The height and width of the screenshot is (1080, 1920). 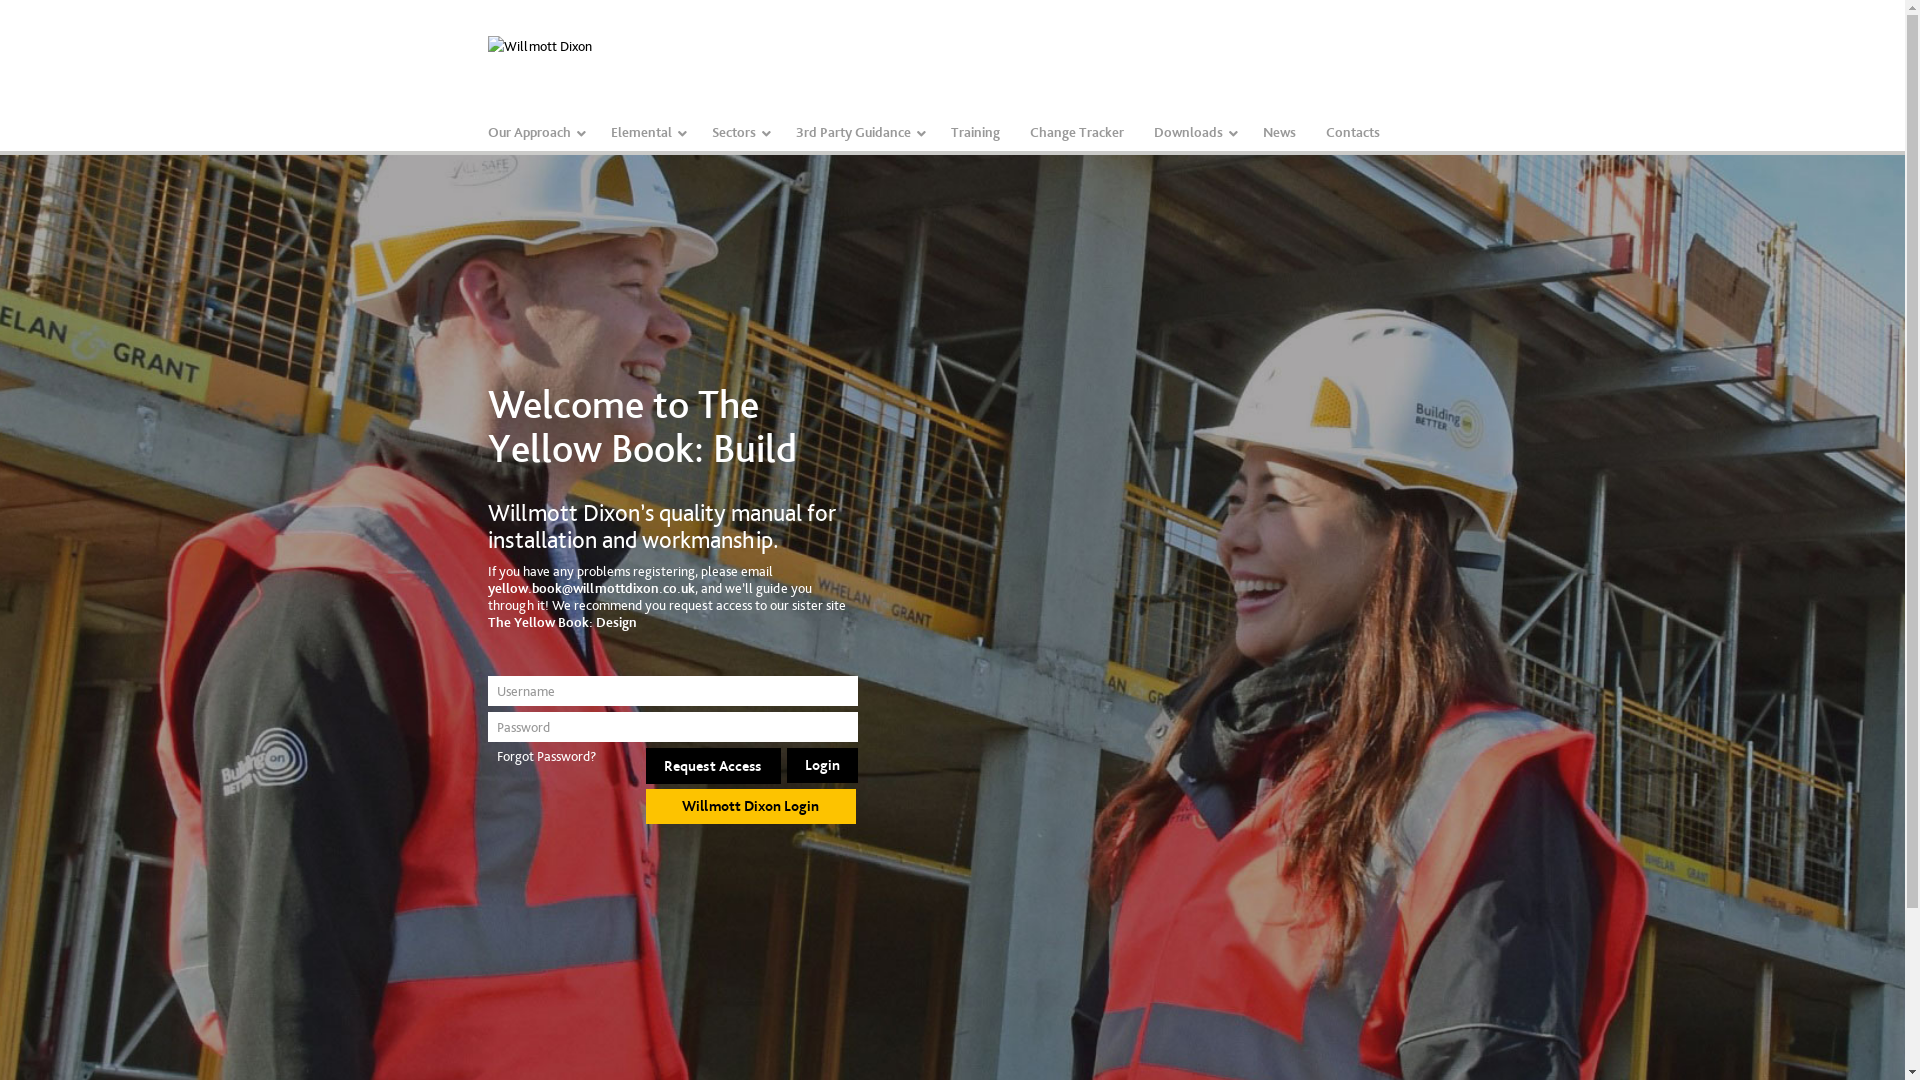 I want to click on 'yellow.book@willmottdixon.co.uk', so click(x=488, y=586).